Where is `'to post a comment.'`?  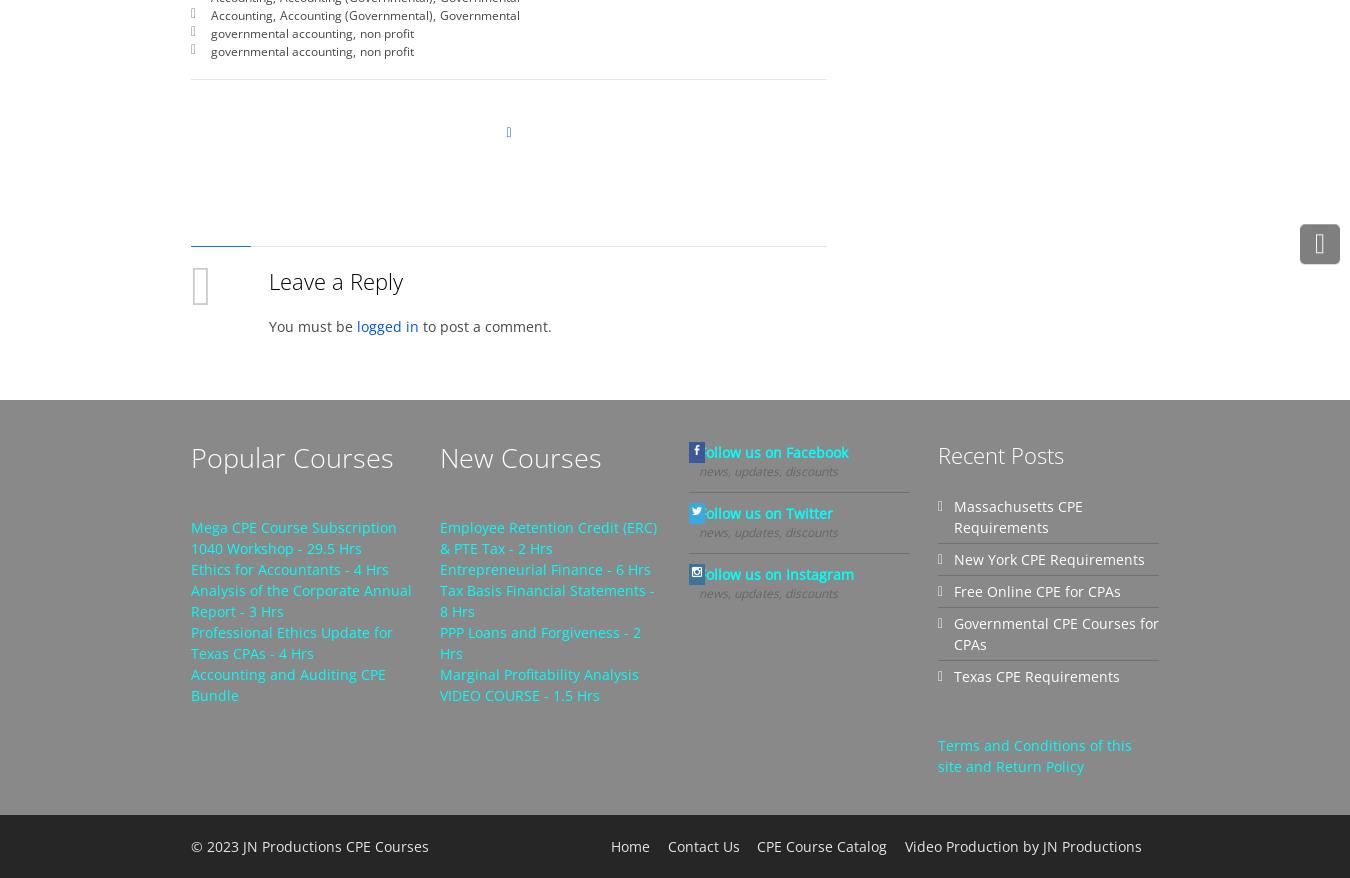
'to post a comment.' is located at coordinates (484, 326).